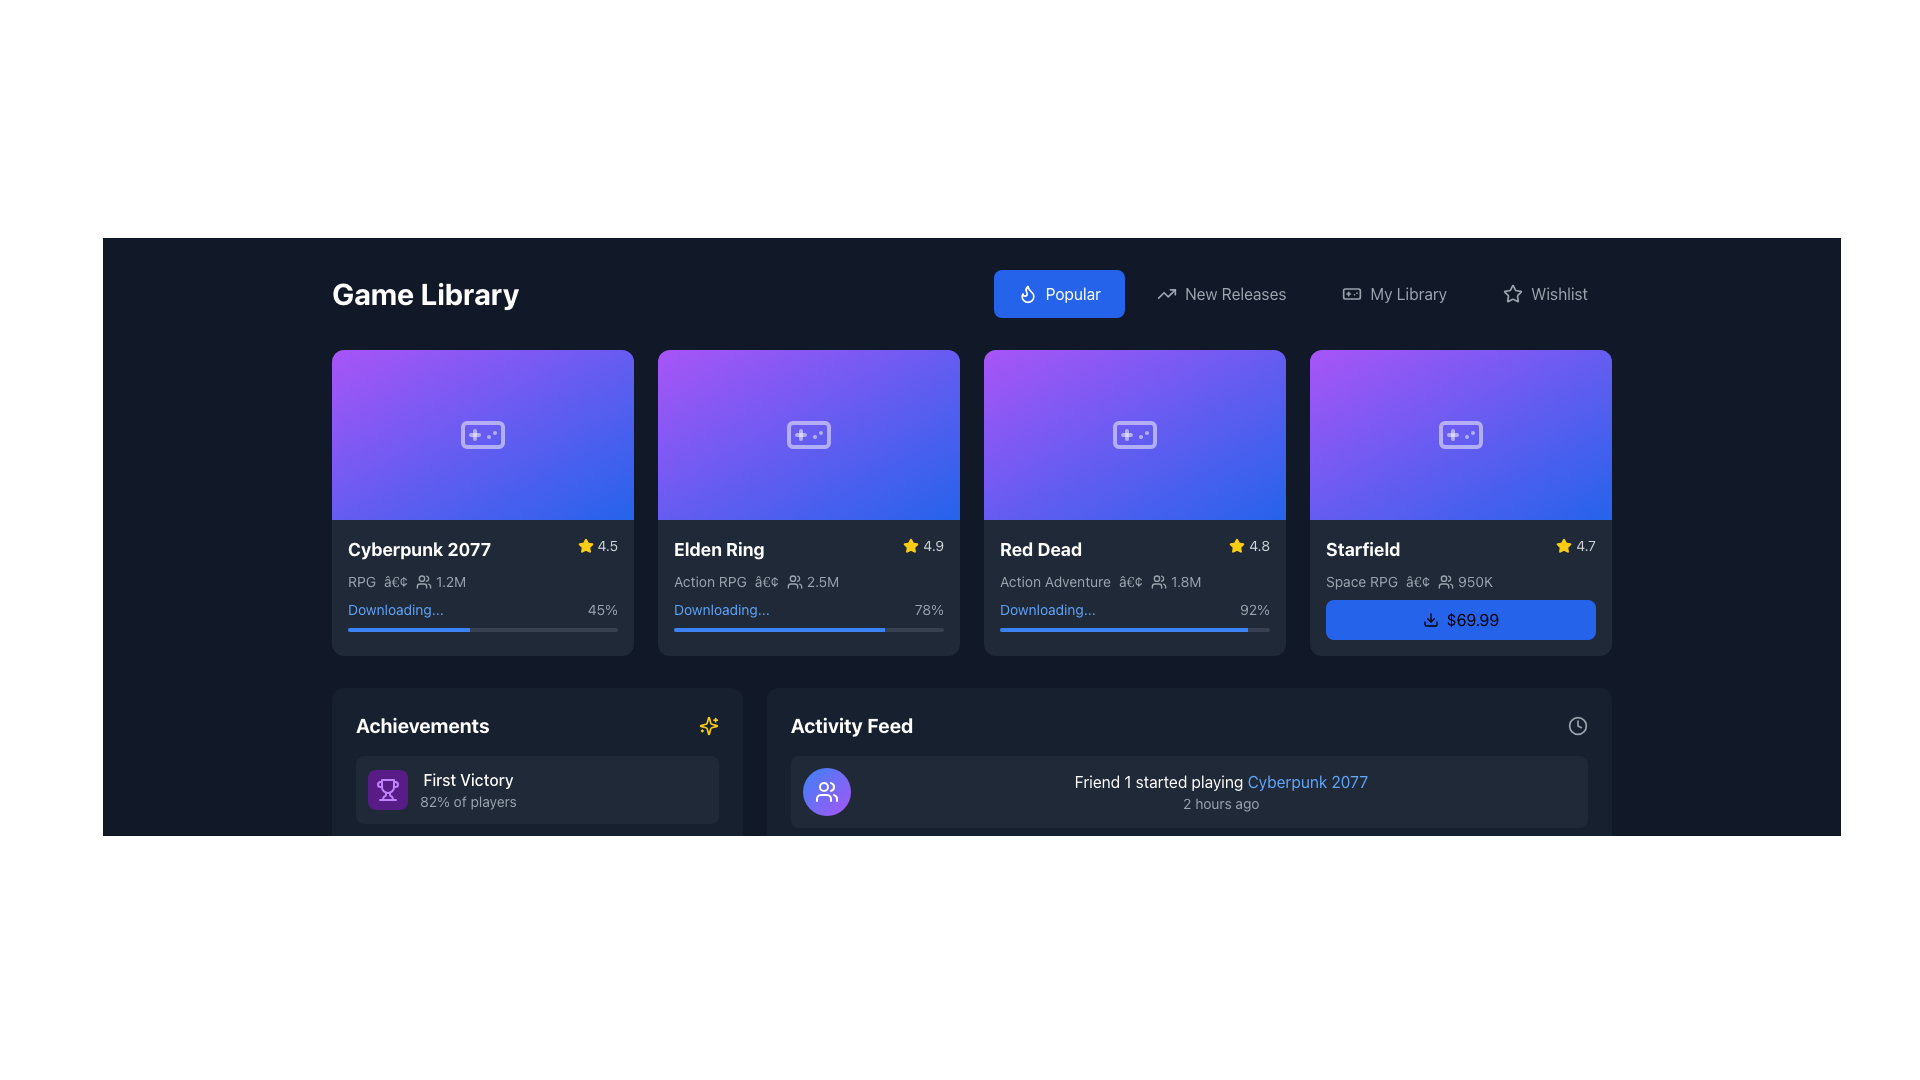 The image size is (1920, 1080). I want to click on 'Cyberpunk 2077' text label displayed in bold, large white font at the top-left of the first game card in the Game Library section, so click(418, 549).